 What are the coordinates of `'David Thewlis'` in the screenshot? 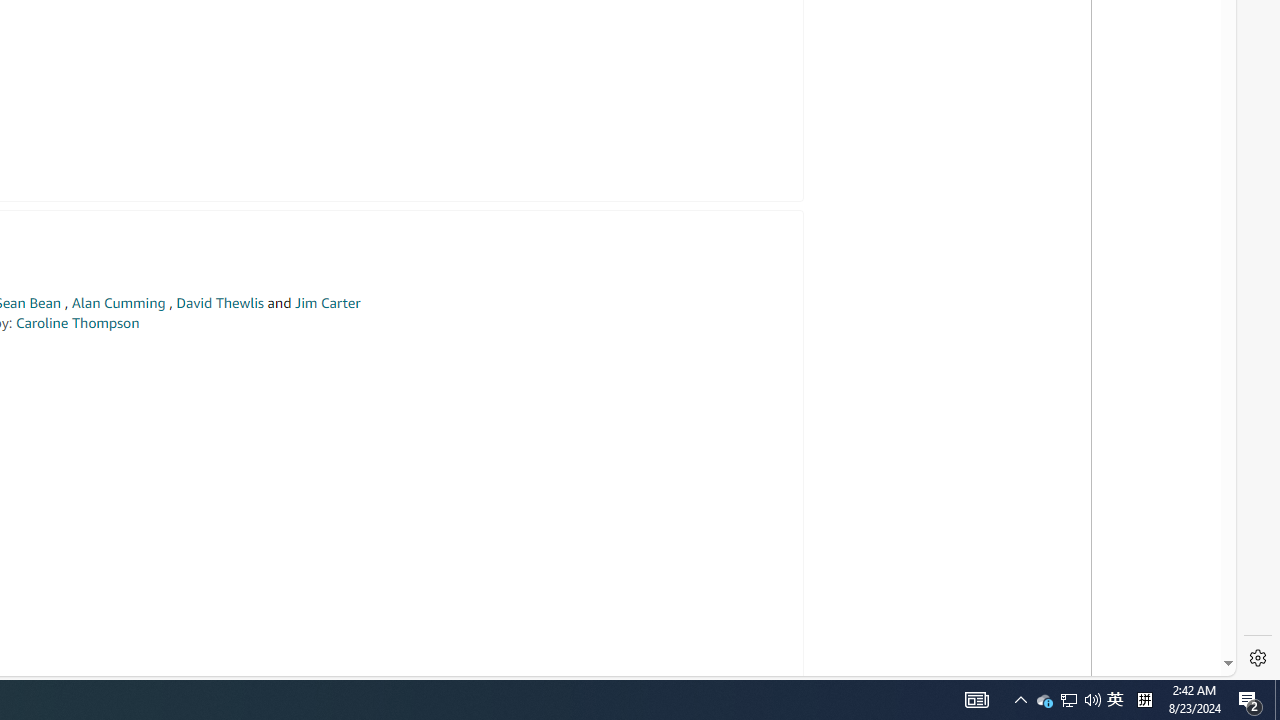 It's located at (220, 303).